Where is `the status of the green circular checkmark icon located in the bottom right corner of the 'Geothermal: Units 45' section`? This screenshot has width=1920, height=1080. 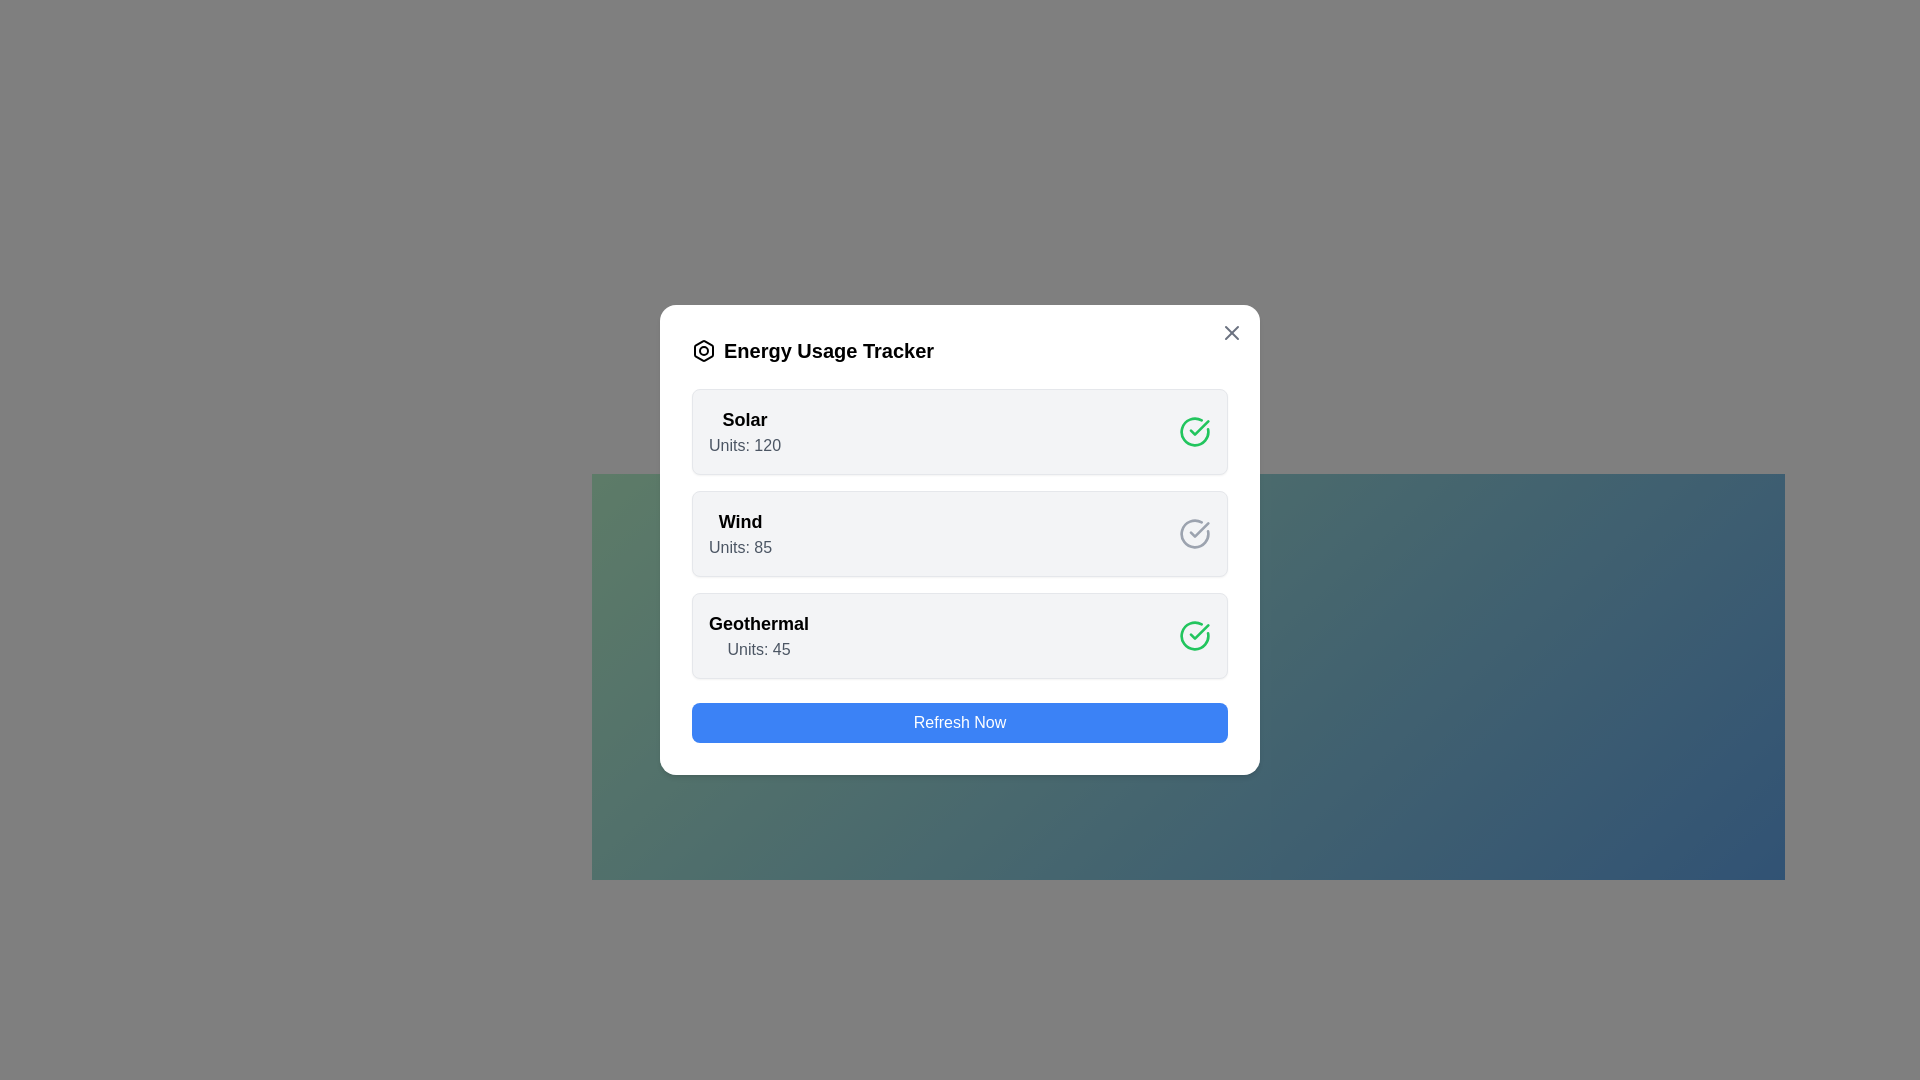
the status of the green circular checkmark icon located in the bottom right corner of the 'Geothermal: Units 45' section is located at coordinates (1195, 636).